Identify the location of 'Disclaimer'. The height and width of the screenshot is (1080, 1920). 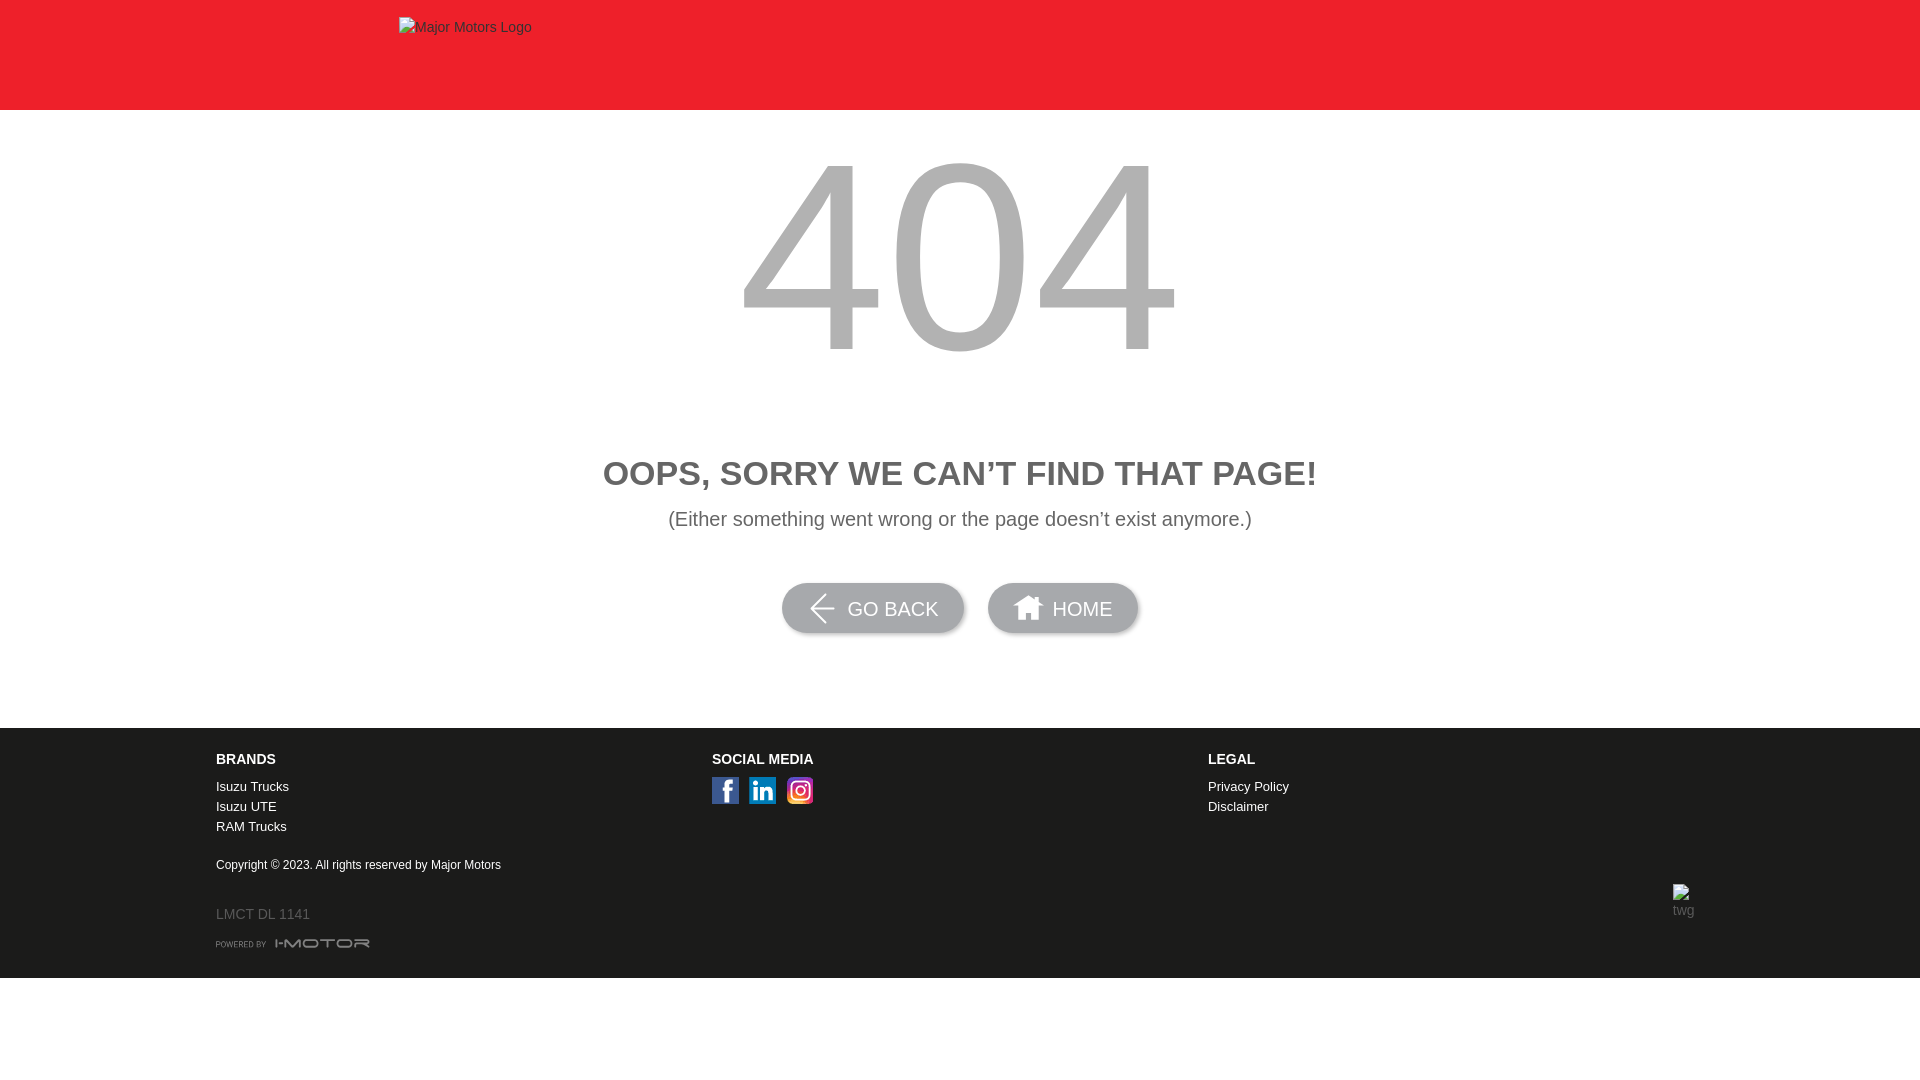
(1451, 805).